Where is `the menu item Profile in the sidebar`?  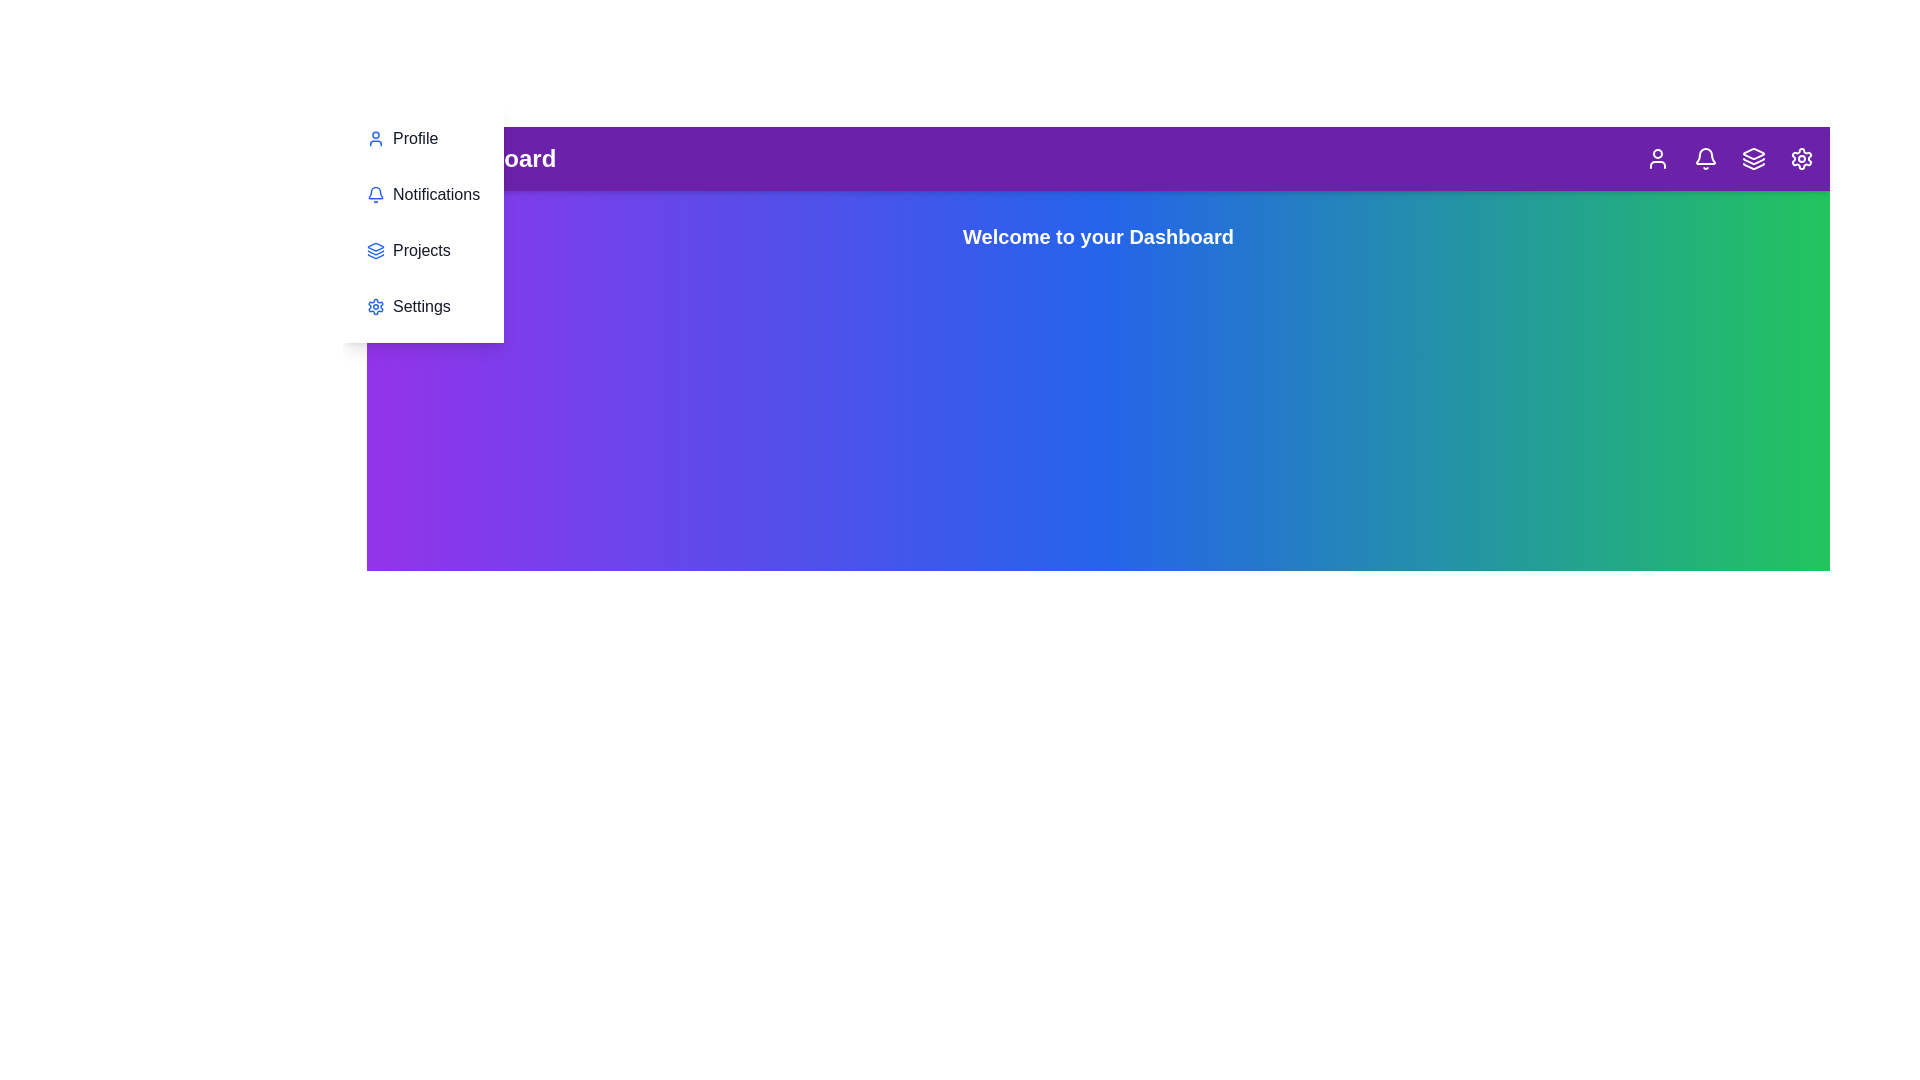
the menu item Profile in the sidebar is located at coordinates (421, 137).